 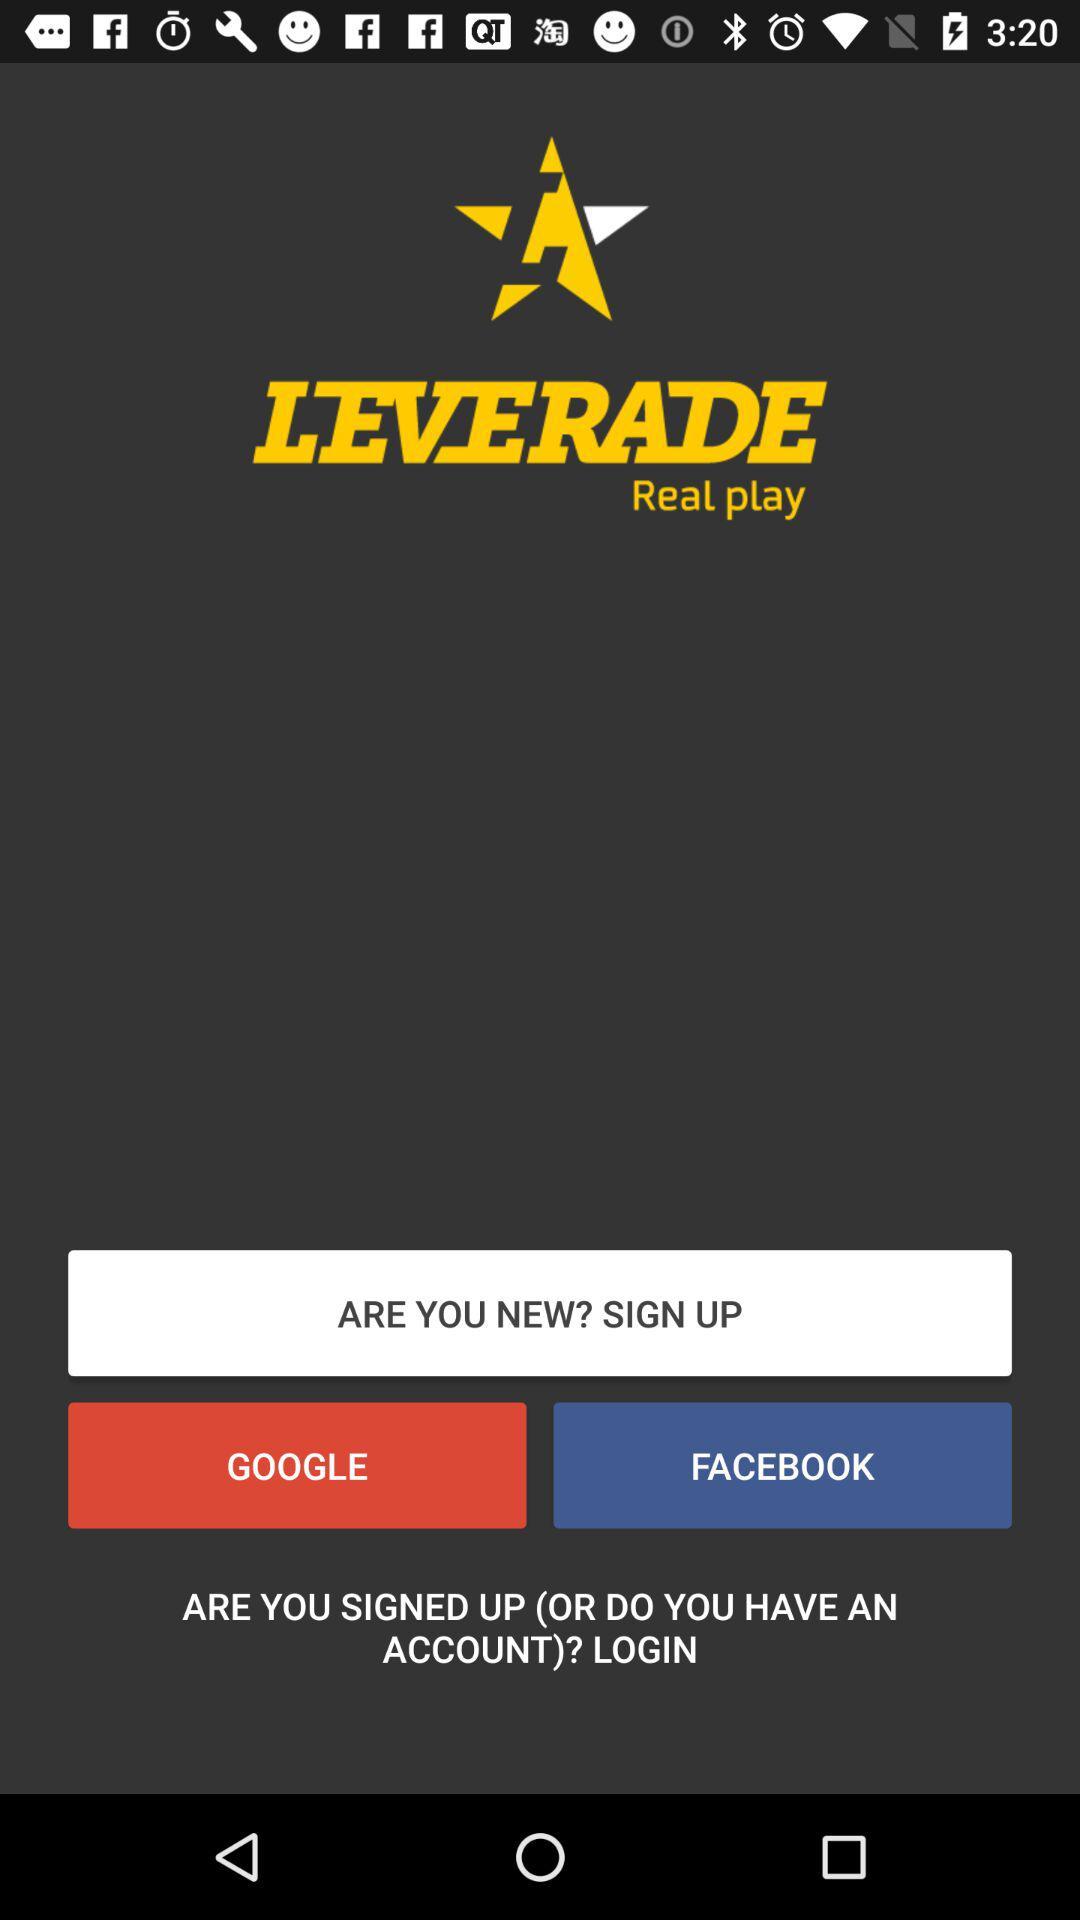 I want to click on icon next to the google item, so click(x=781, y=1465).